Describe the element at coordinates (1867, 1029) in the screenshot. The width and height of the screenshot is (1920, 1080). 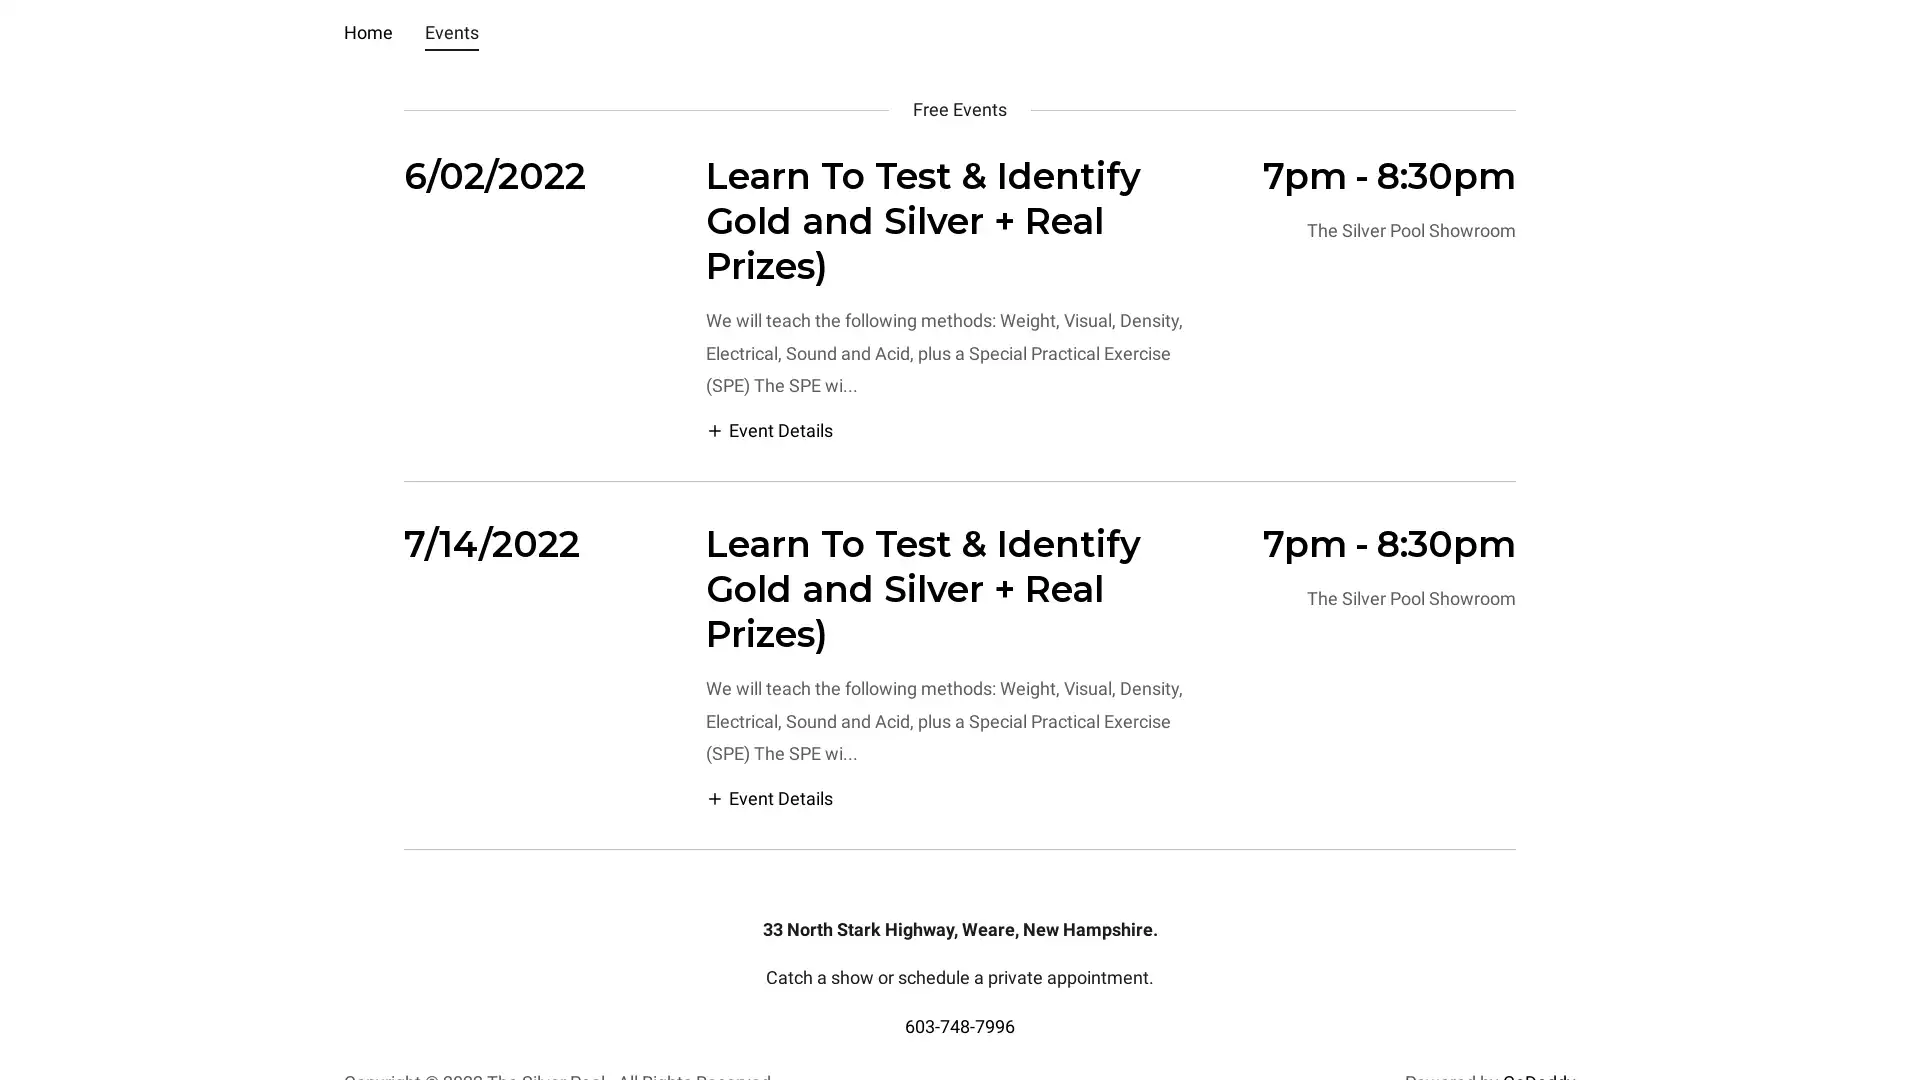
I see `Chat widget toggle` at that location.